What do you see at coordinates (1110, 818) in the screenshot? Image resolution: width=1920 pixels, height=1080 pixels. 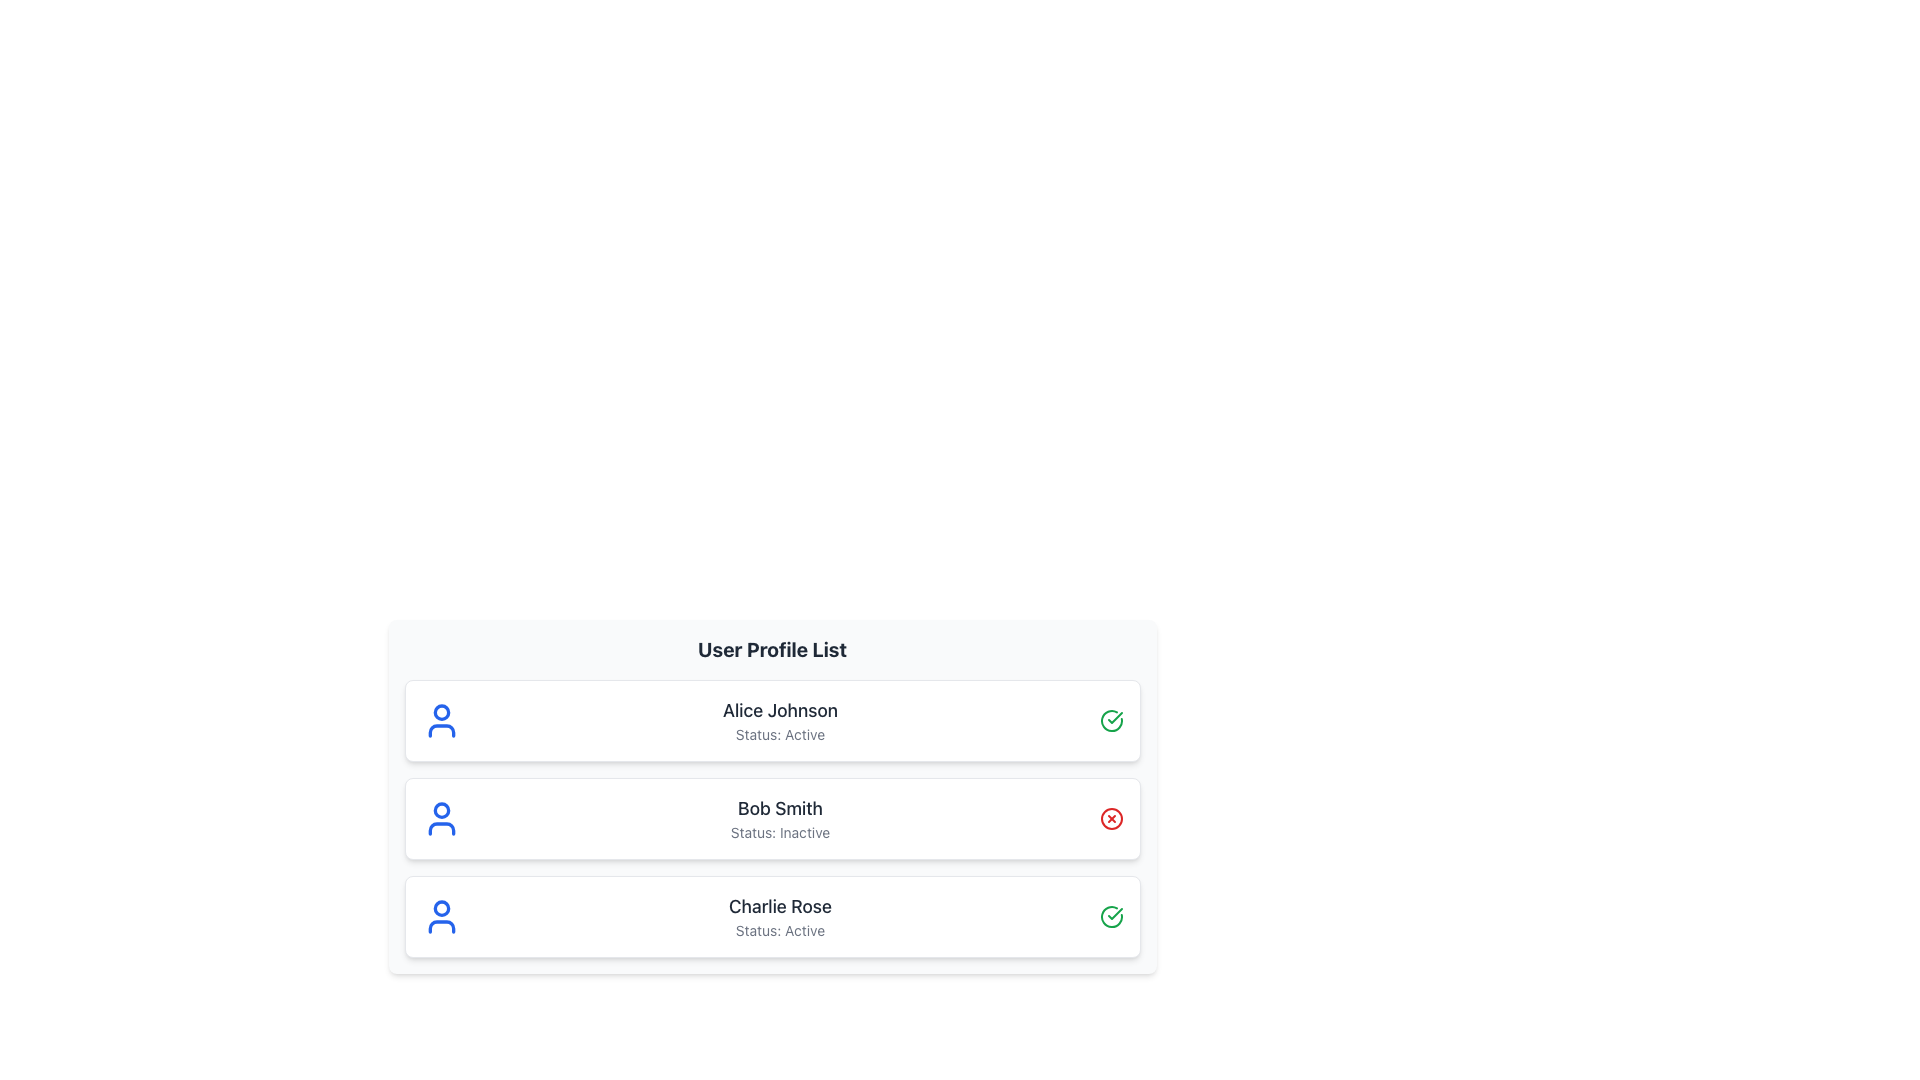 I see `the indicator icon to the right of Bob Smith's name in the user list` at bounding box center [1110, 818].